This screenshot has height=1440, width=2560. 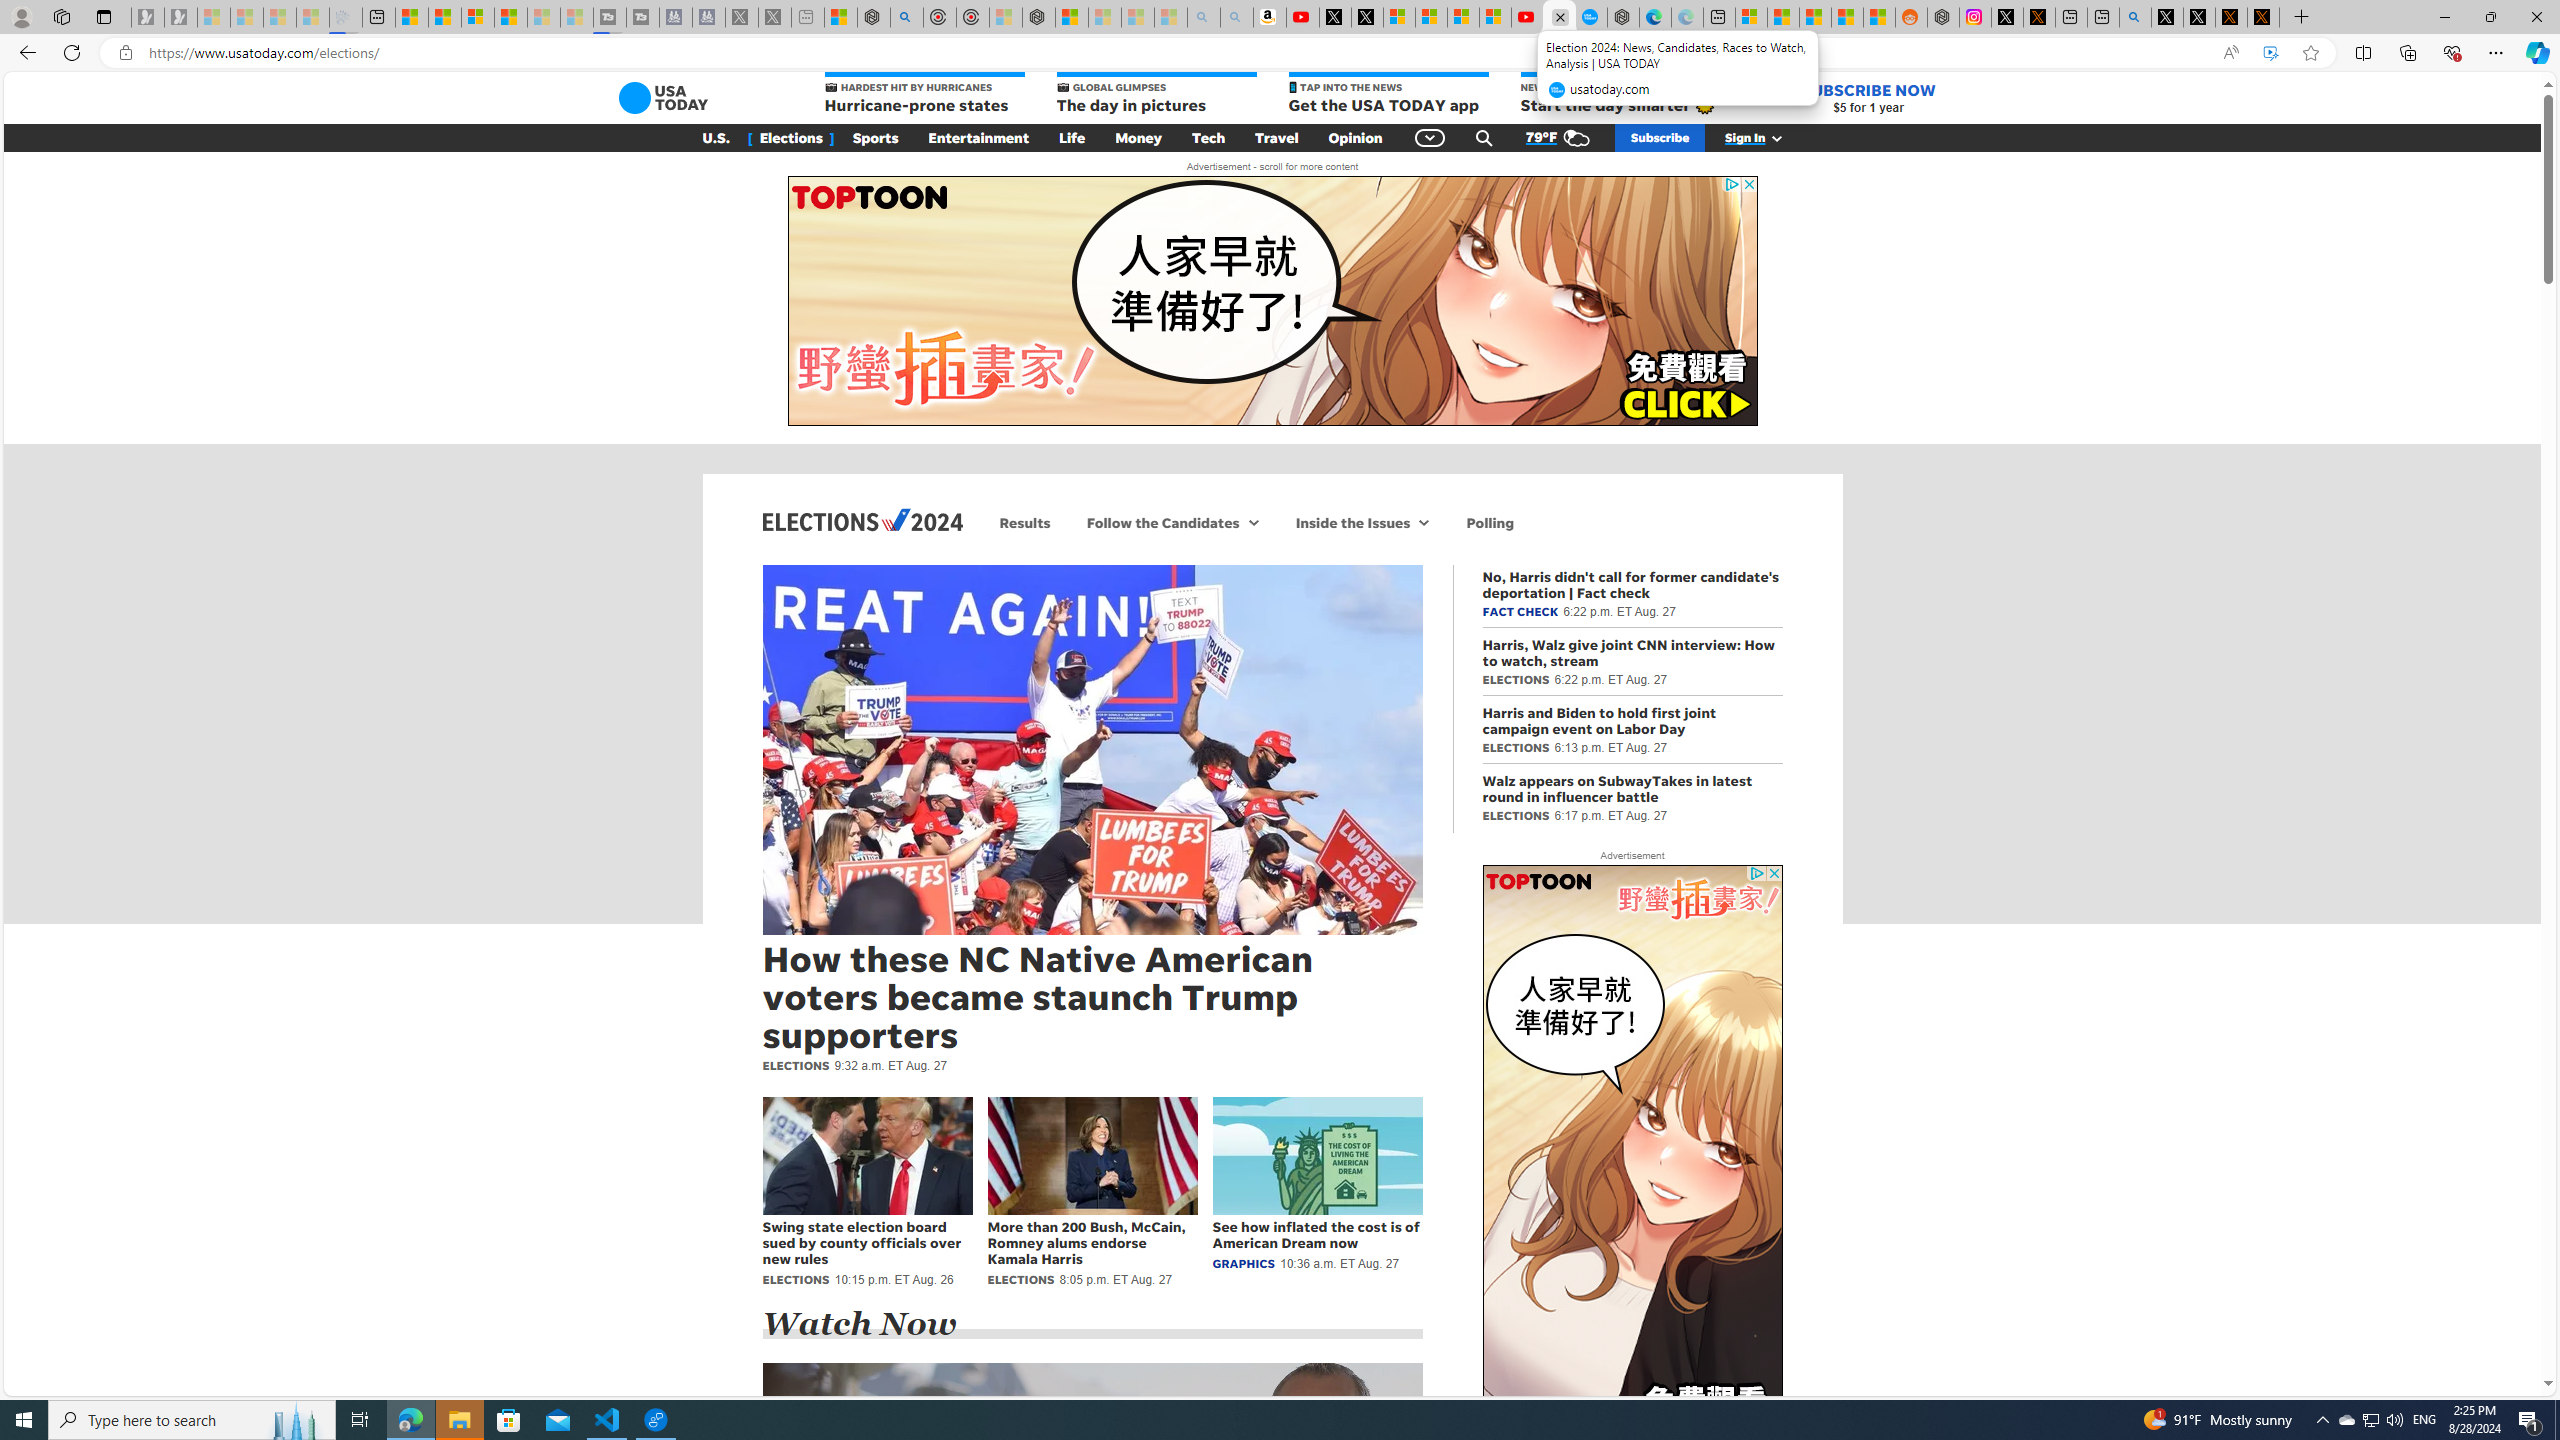 What do you see at coordinates (978, 137) in the screenshot?
I see `'Entertainment'` at bounding box center [978, 137].